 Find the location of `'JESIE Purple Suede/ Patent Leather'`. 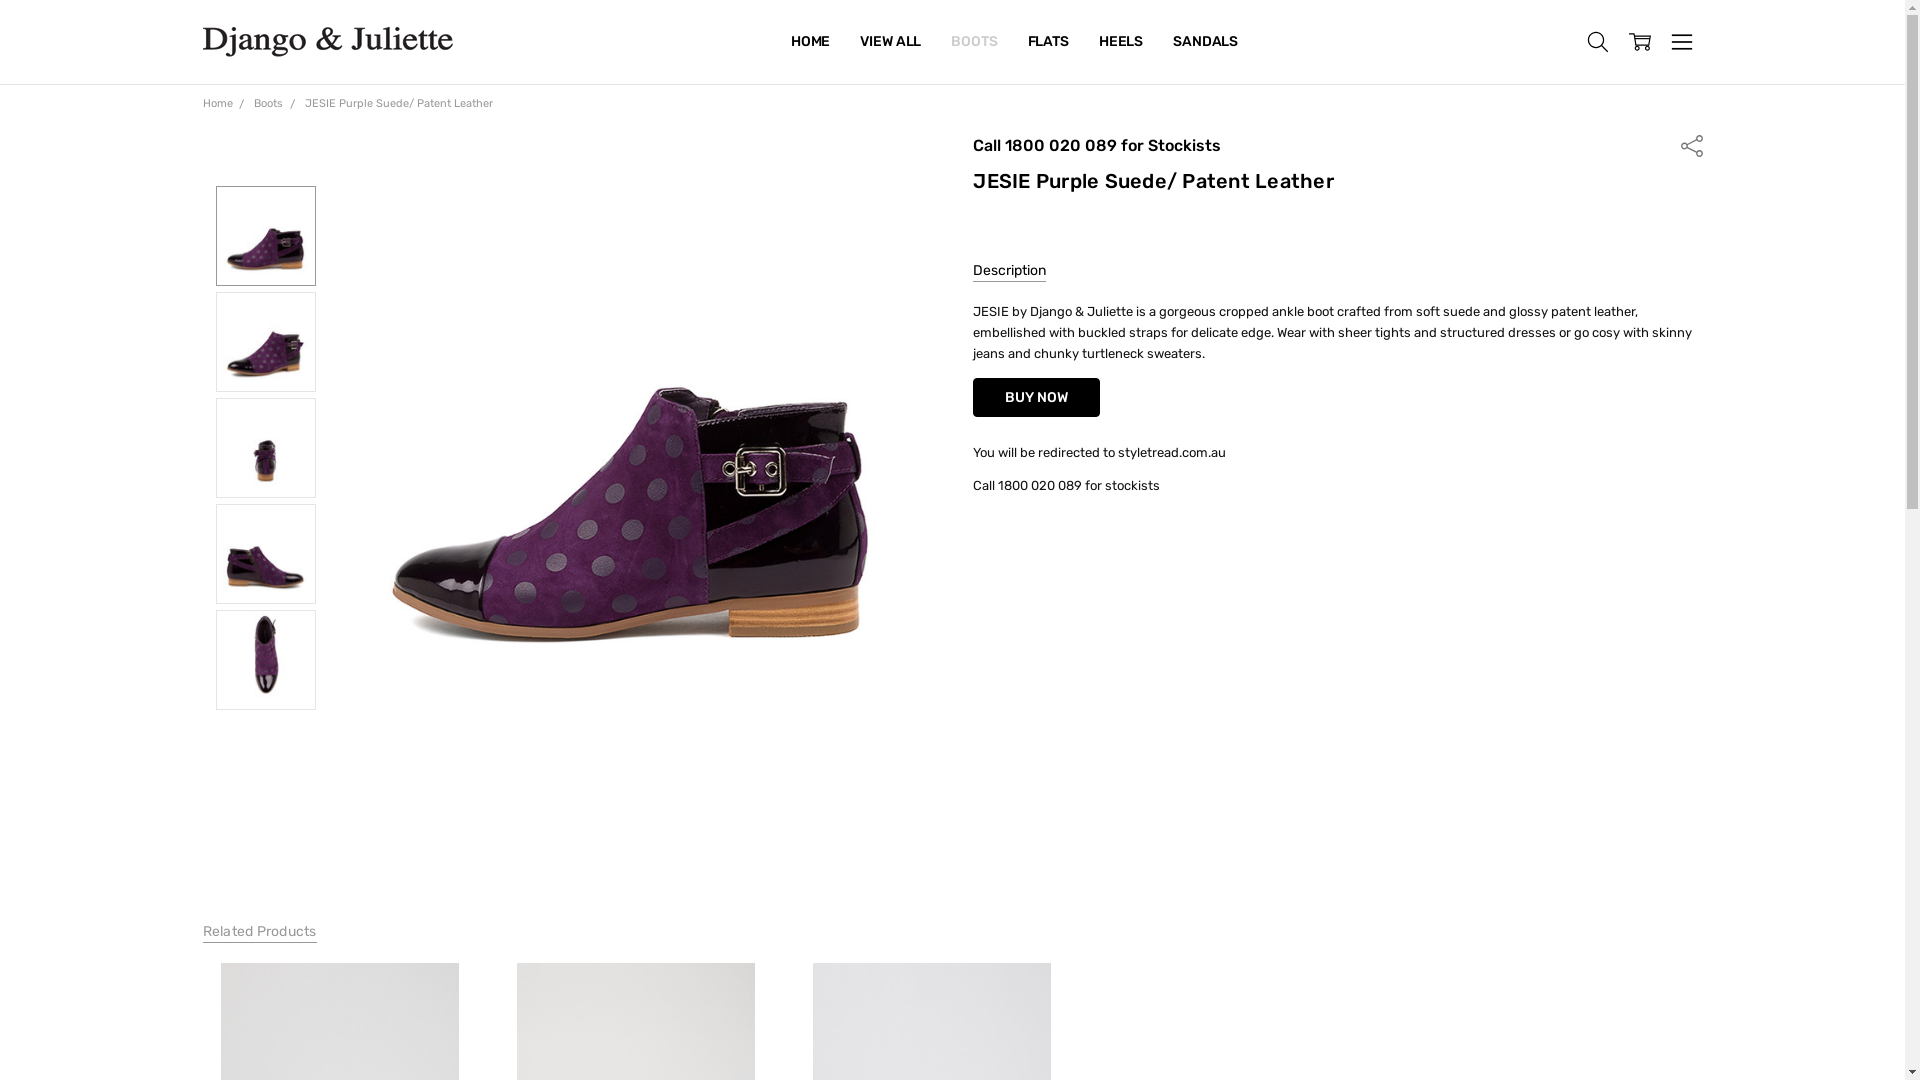

'JESIE Purple Suede/ Patent Leather' is located at coordinates (222, 234).